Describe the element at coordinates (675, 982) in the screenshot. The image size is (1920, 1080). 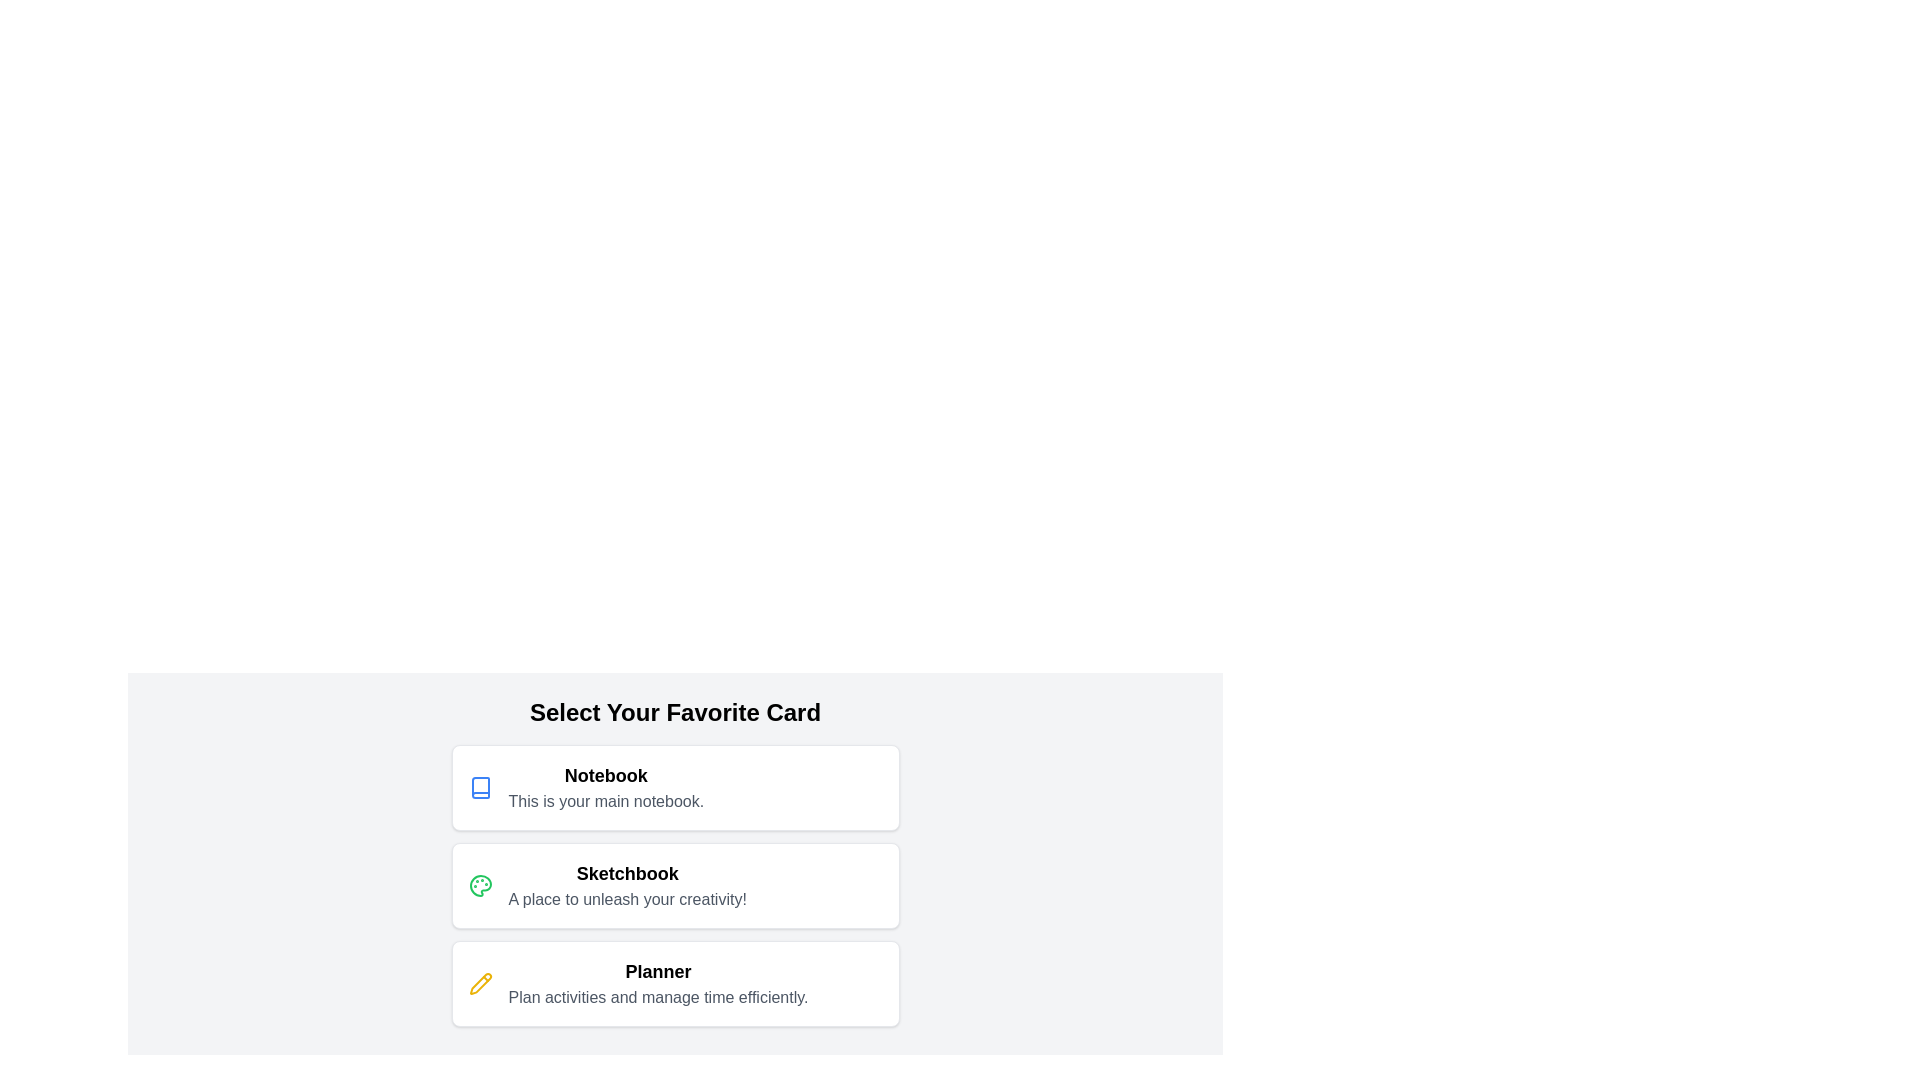
I see `the third static informational card in the vertical list` at that location.